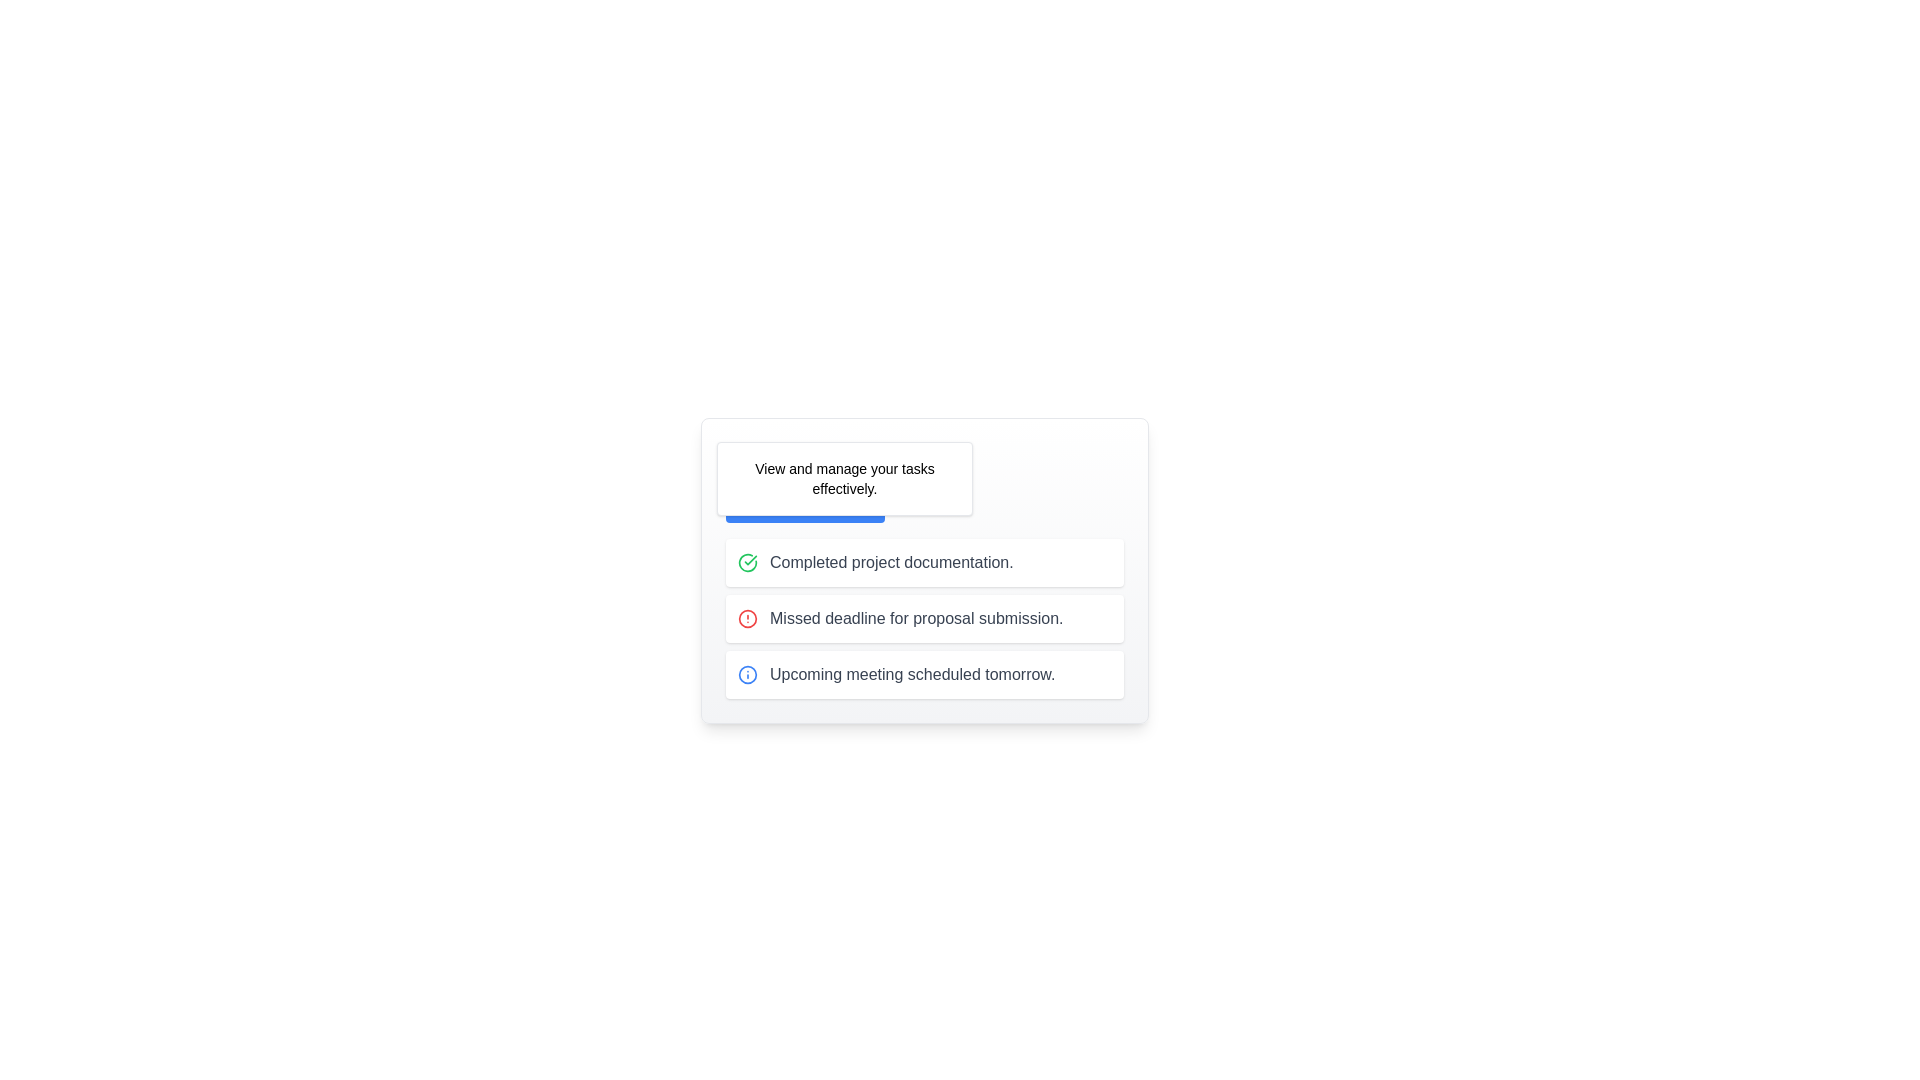  Describe the element at coordinates (890, 563) in the screenshot. I see `the Text label associated with a completed task, which is the first item in a vertical stack within its card-style layout` at that location.